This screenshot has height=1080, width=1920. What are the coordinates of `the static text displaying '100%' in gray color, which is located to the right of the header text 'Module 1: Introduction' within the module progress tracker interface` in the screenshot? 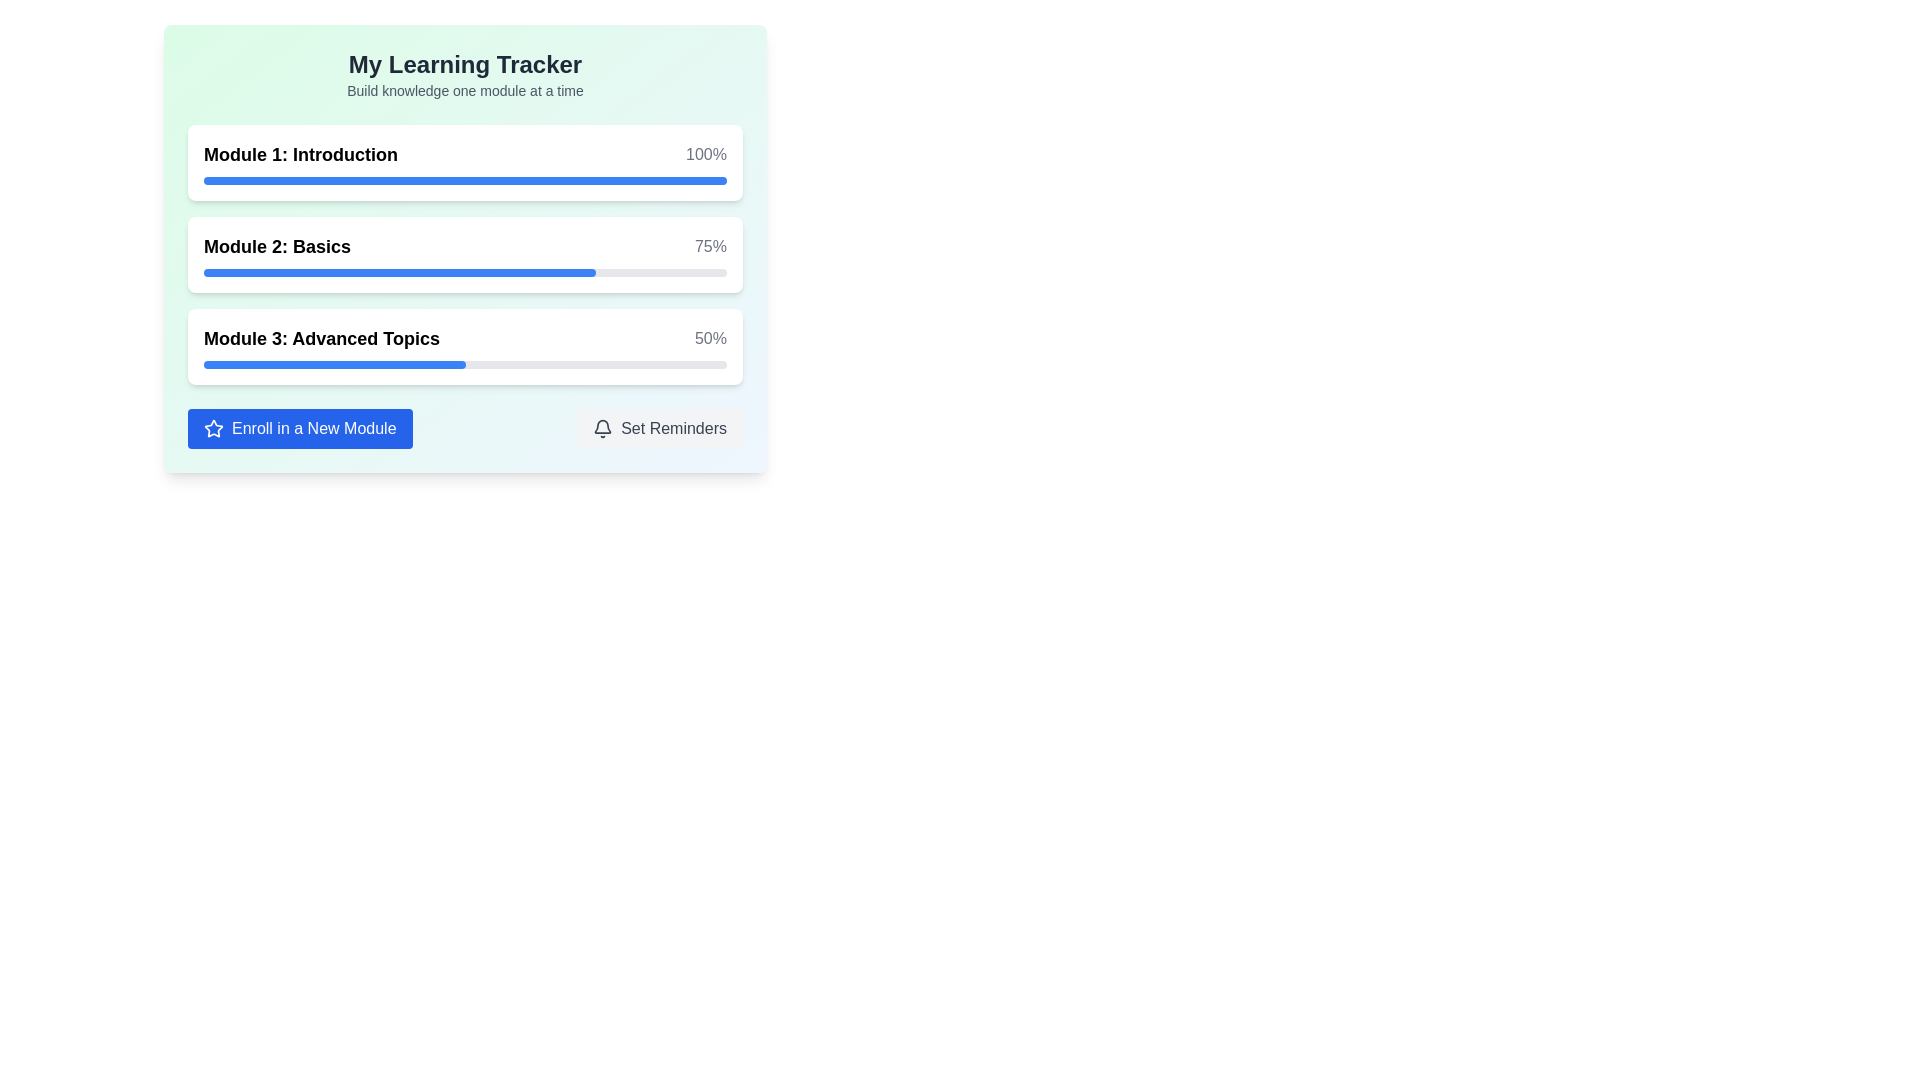 It's located at (706, 153).